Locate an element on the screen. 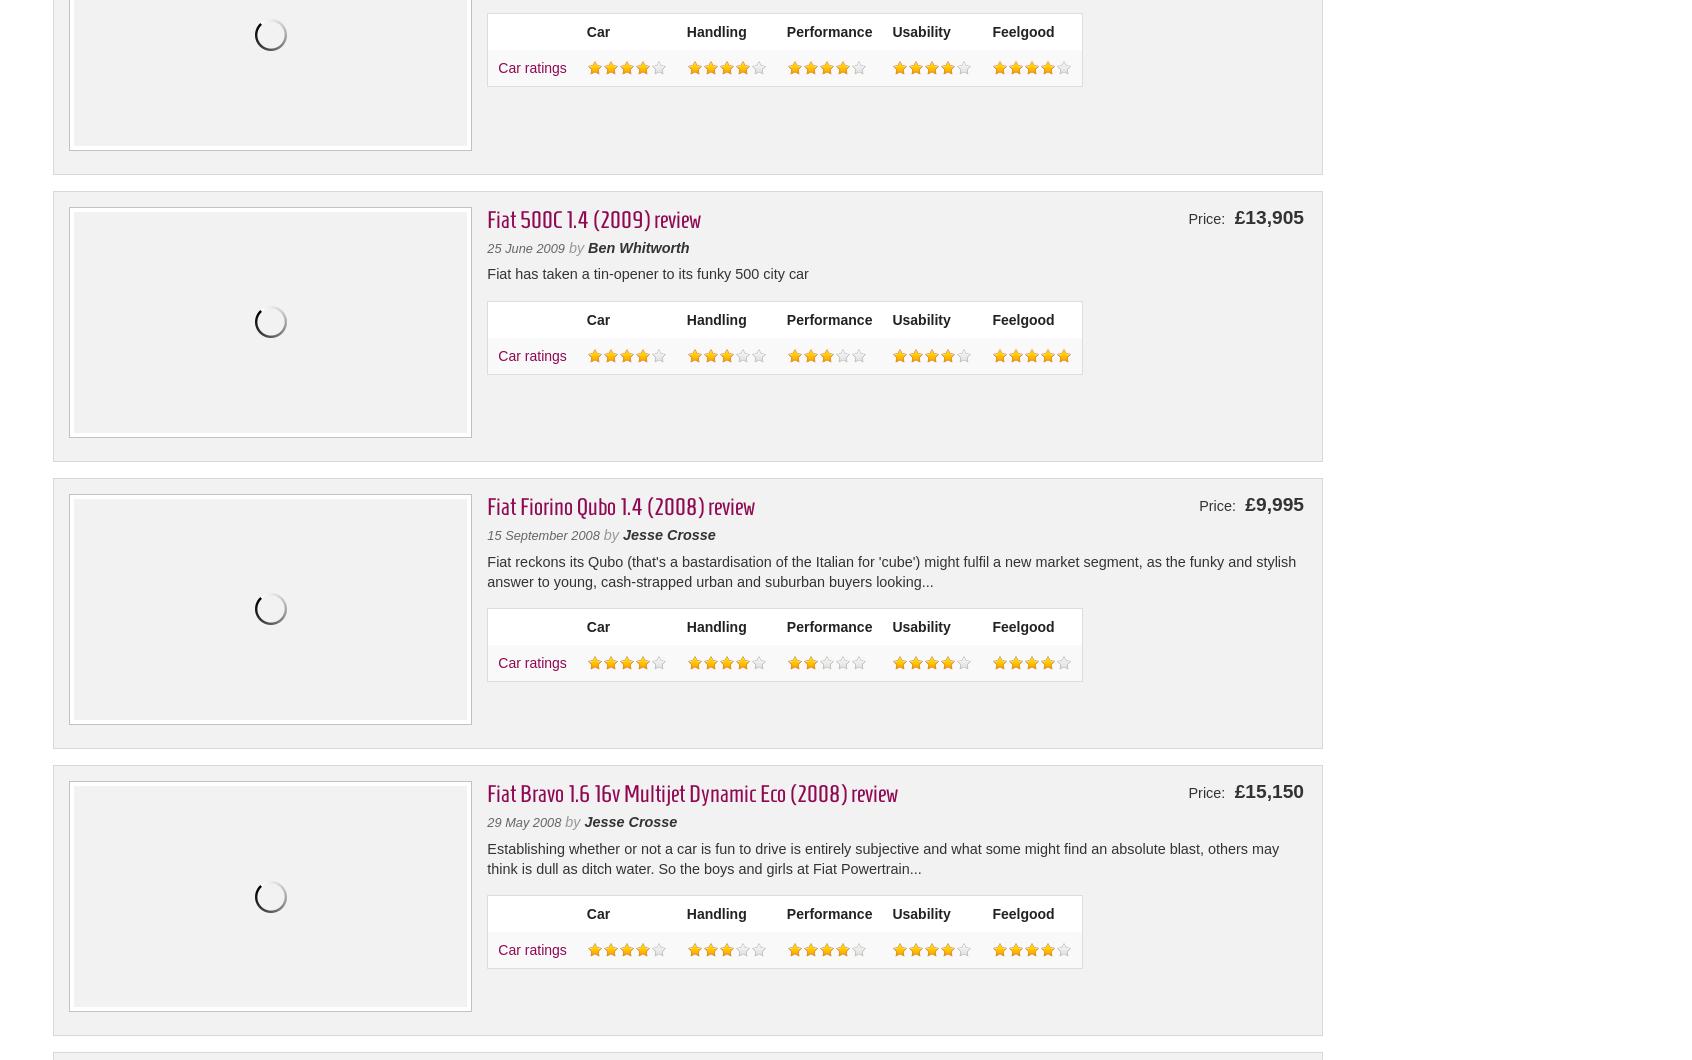  'Fiat 500C 1.4 (2009) review' is located at coordinates (593, 217).